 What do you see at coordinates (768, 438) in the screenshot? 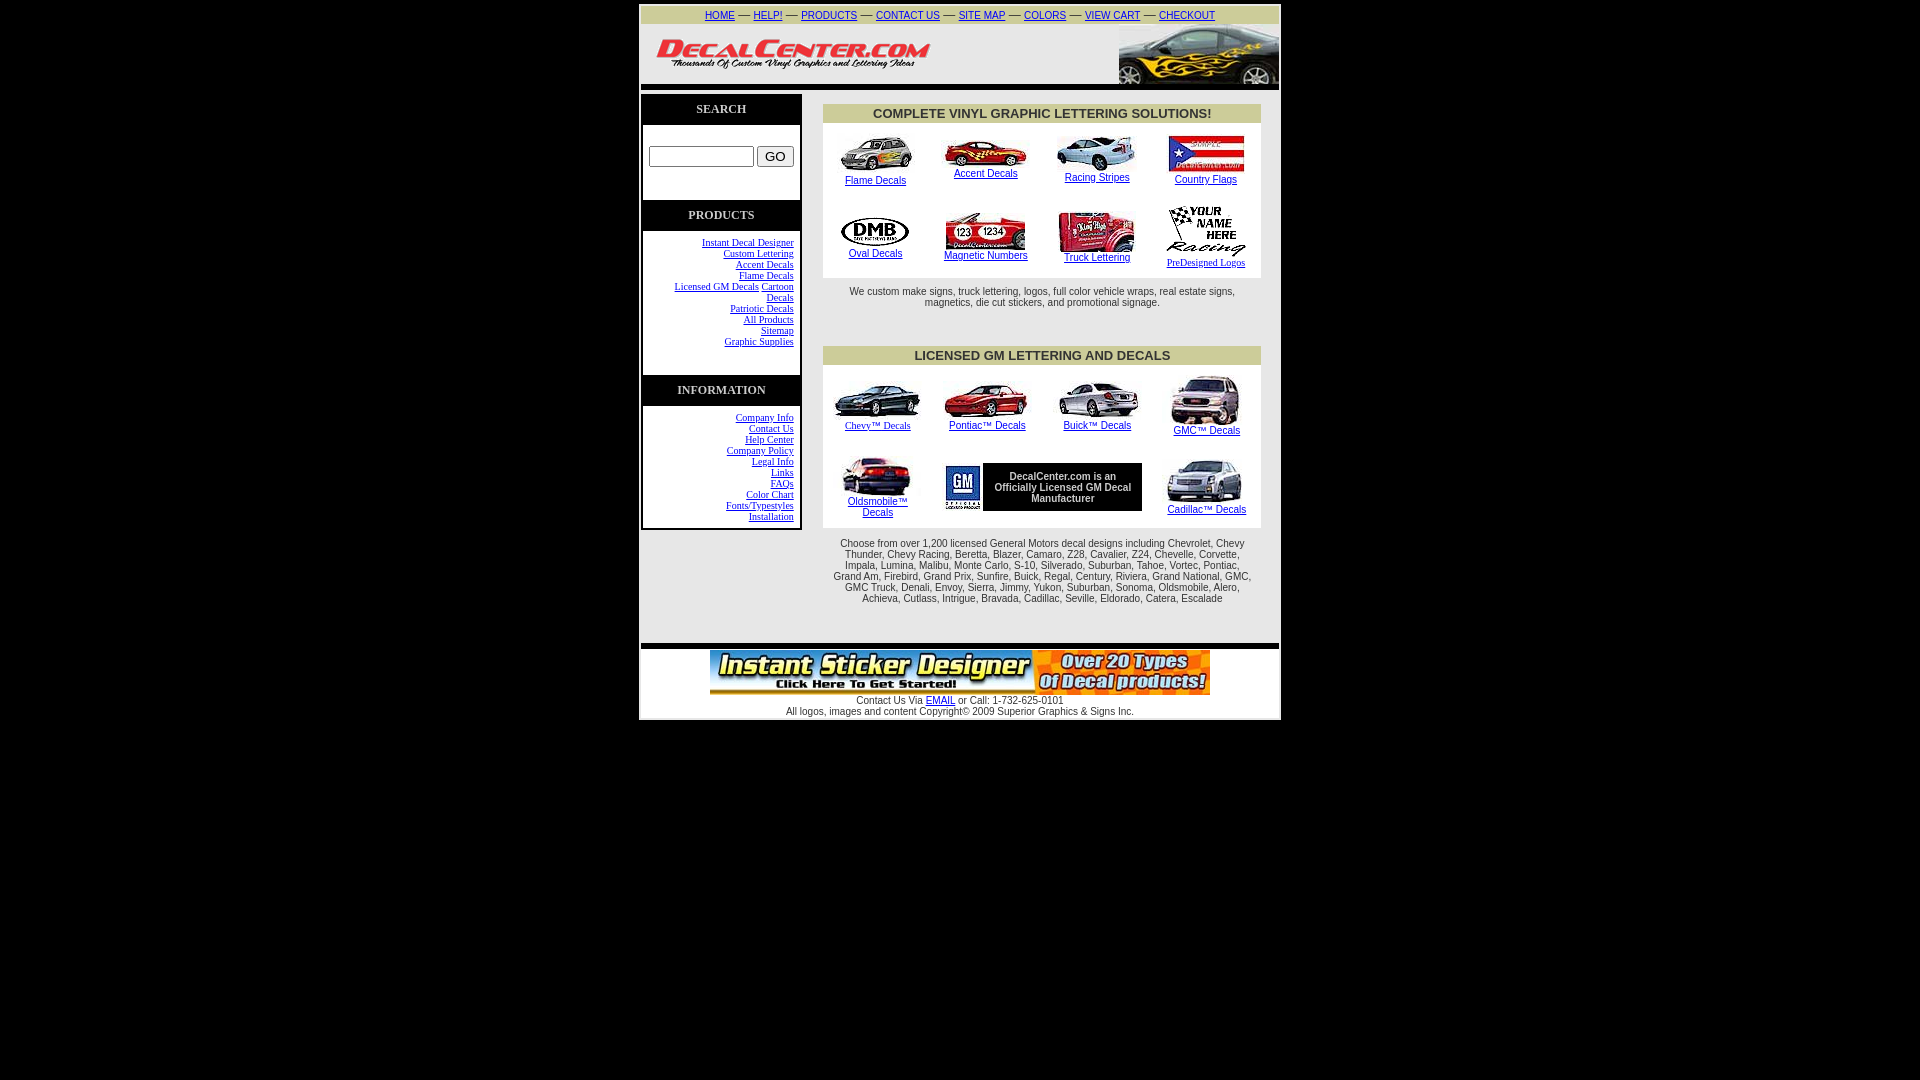
I see `'Help Center'` at bounding box center [768, 438].